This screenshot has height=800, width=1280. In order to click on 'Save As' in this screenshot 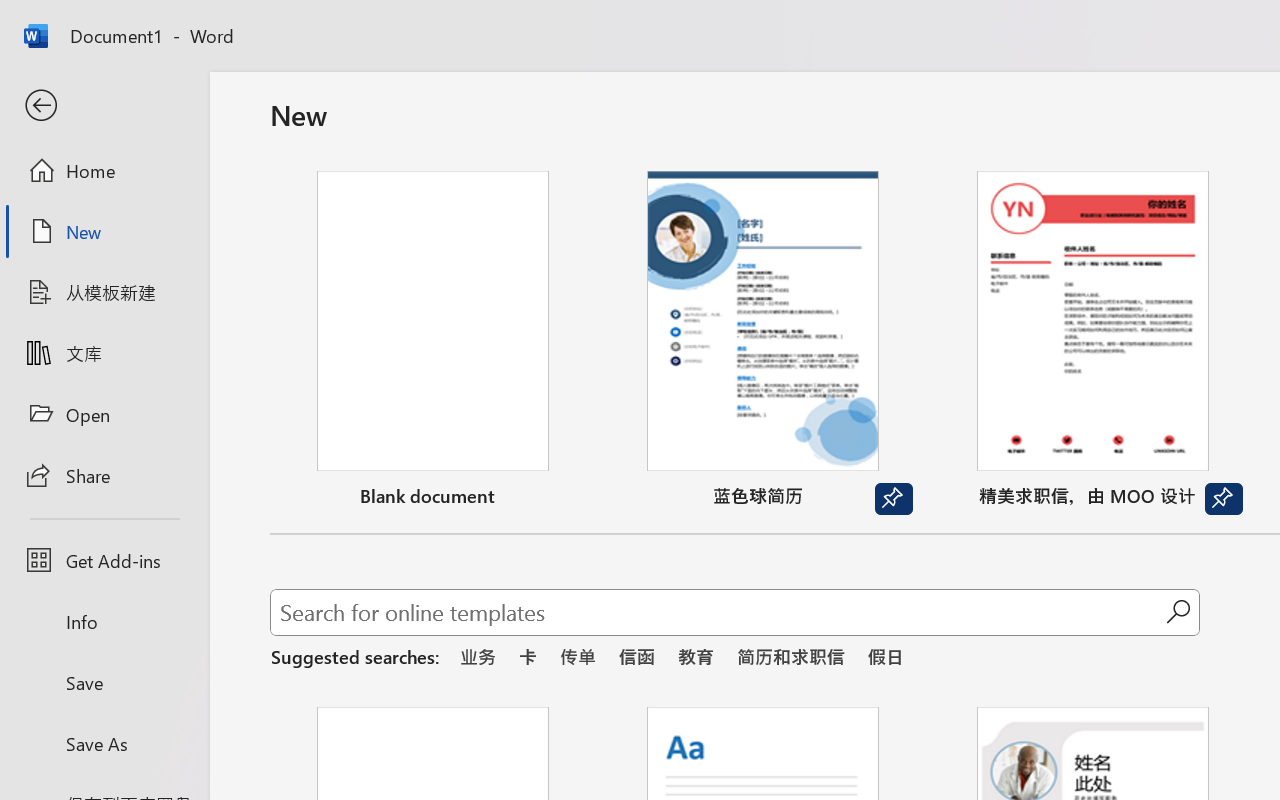, I will do `click(103, 743)`.